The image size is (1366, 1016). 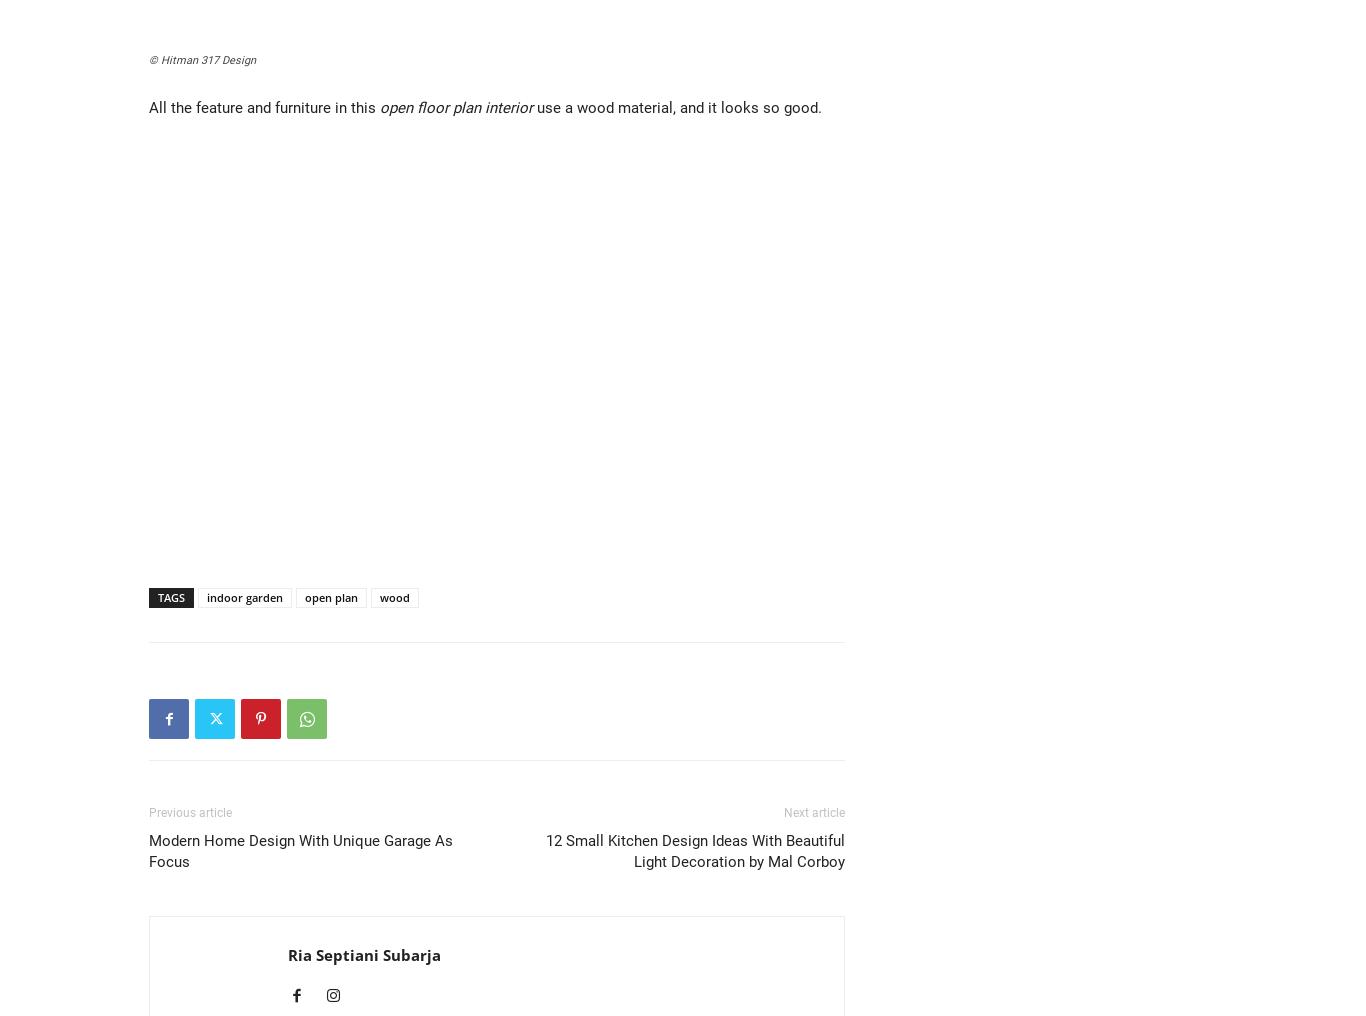 I want to click on 'use a wood material, and it looks so good.', so click(x=676, y=108).